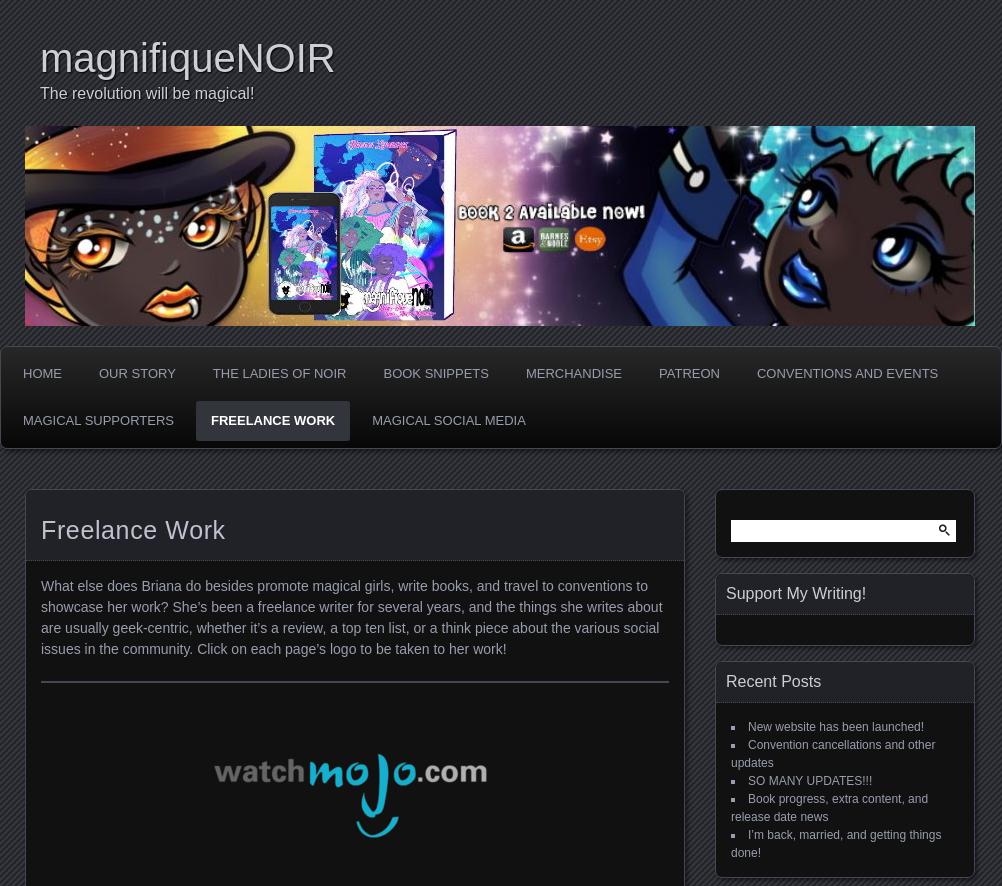  What do you see at coordinates (835, 726) in the screenshot?
I see `'New website has been launched!'` at bounding box center [835, 726].